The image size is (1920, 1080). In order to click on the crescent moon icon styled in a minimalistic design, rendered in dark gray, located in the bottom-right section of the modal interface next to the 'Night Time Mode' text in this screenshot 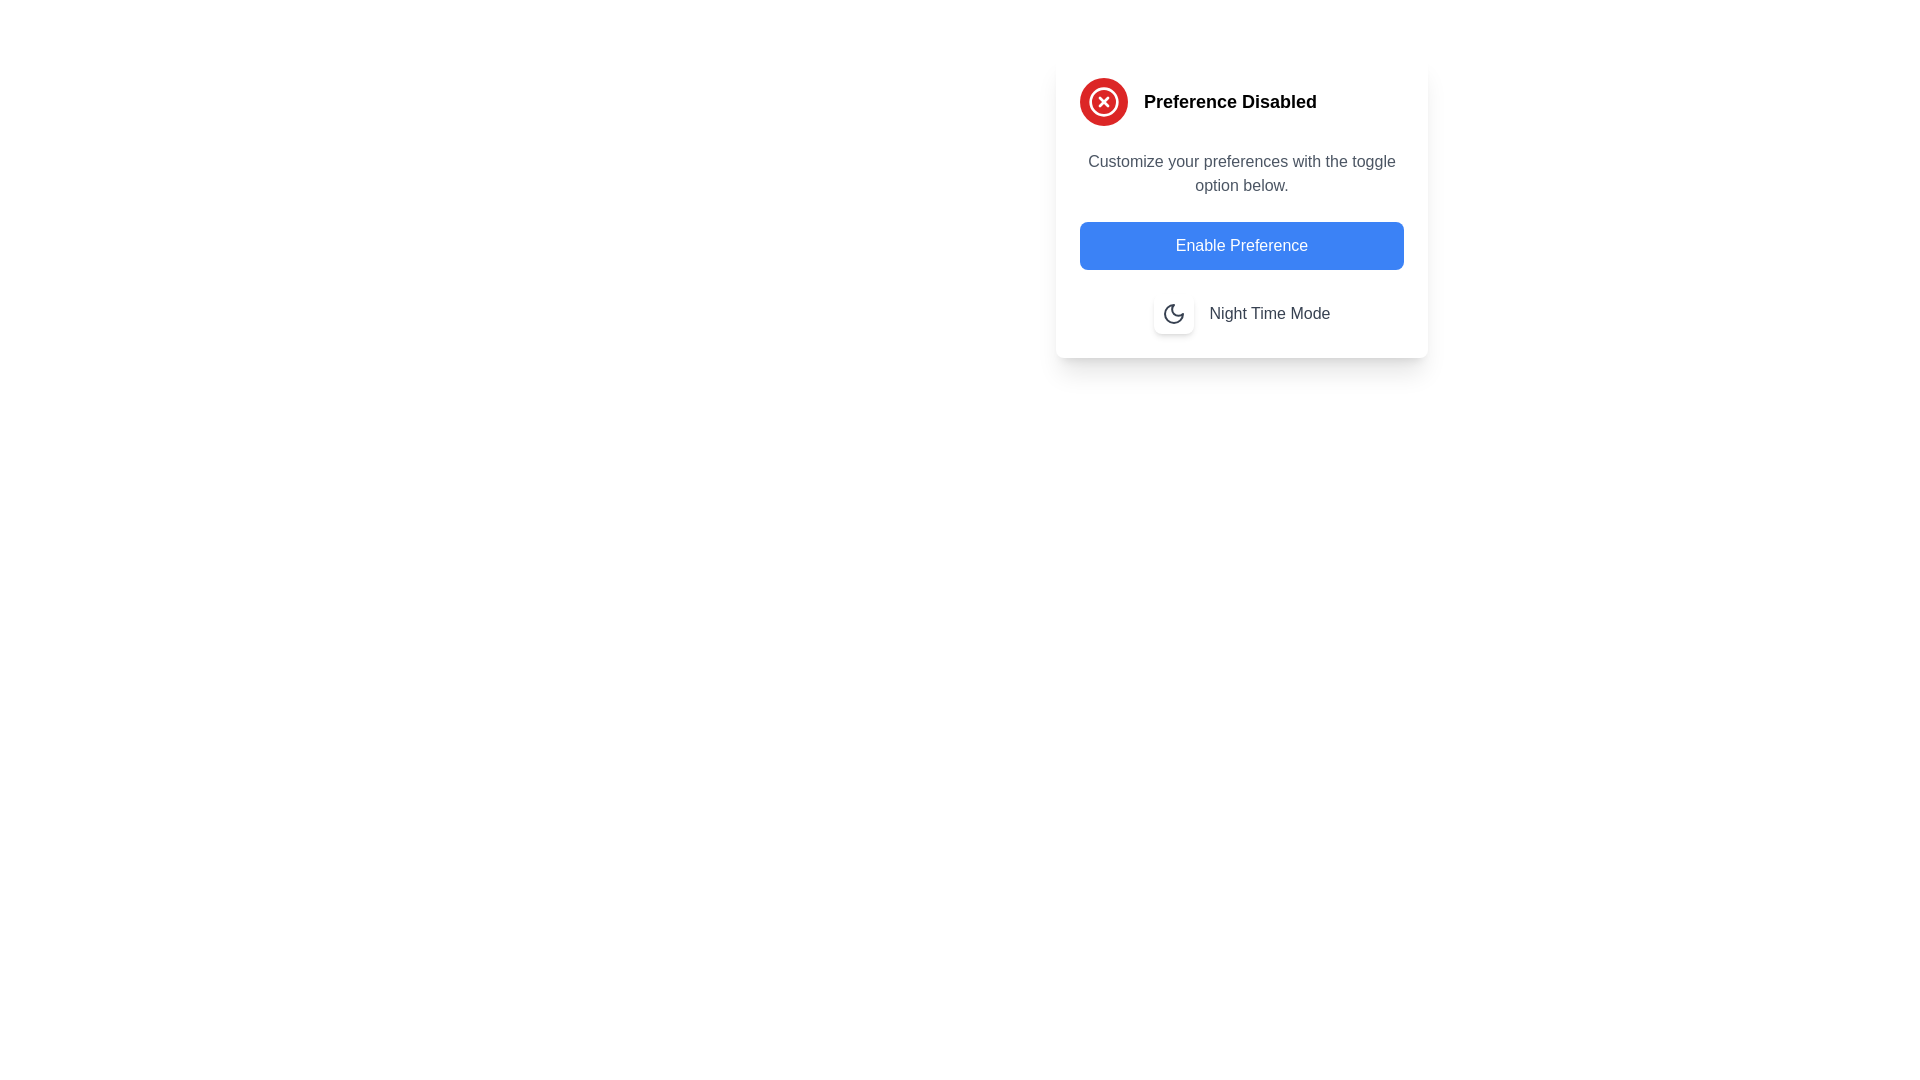, I will do `click(1173, 313)`.